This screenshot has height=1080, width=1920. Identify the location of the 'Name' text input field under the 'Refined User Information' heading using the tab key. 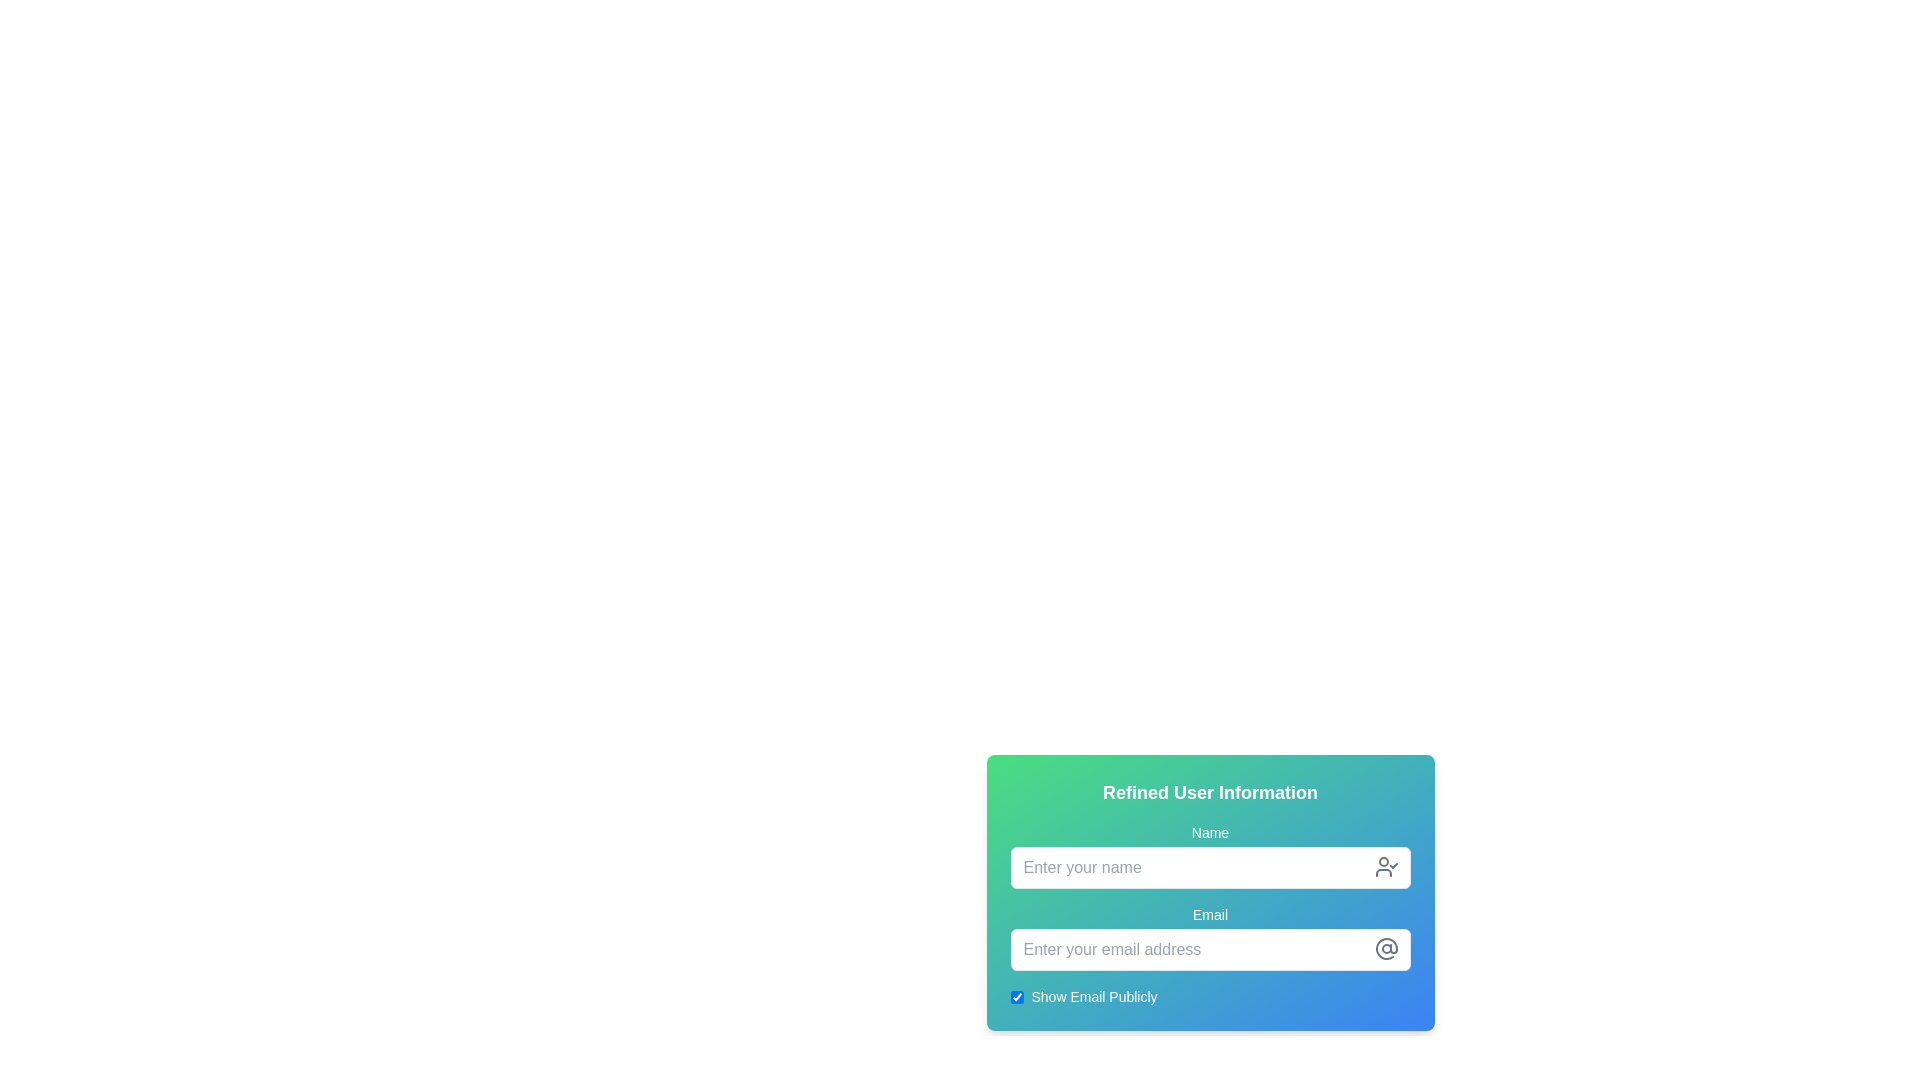
(1209, 855).